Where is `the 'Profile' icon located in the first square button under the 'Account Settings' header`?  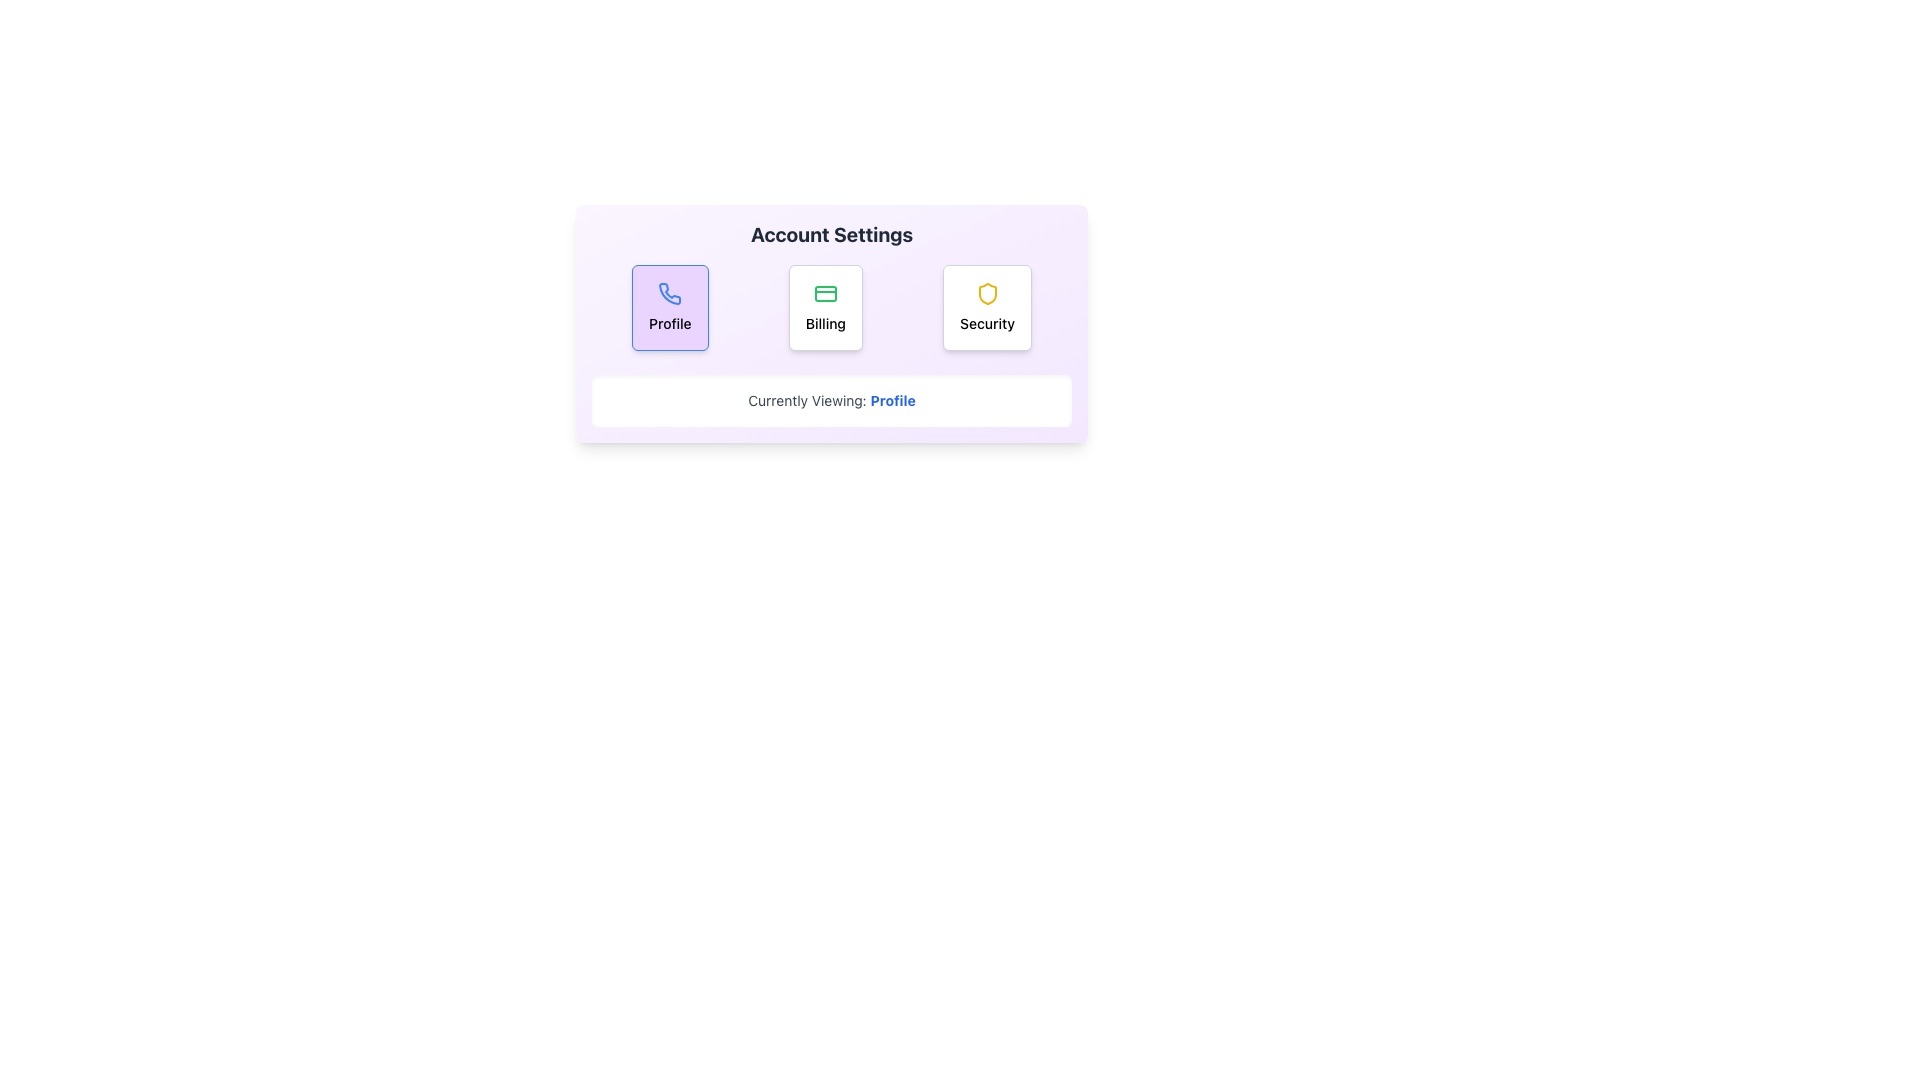 the 'Profile' icon located in the first square button under the 'Account Settings' header is located at coordinates (670, 293).